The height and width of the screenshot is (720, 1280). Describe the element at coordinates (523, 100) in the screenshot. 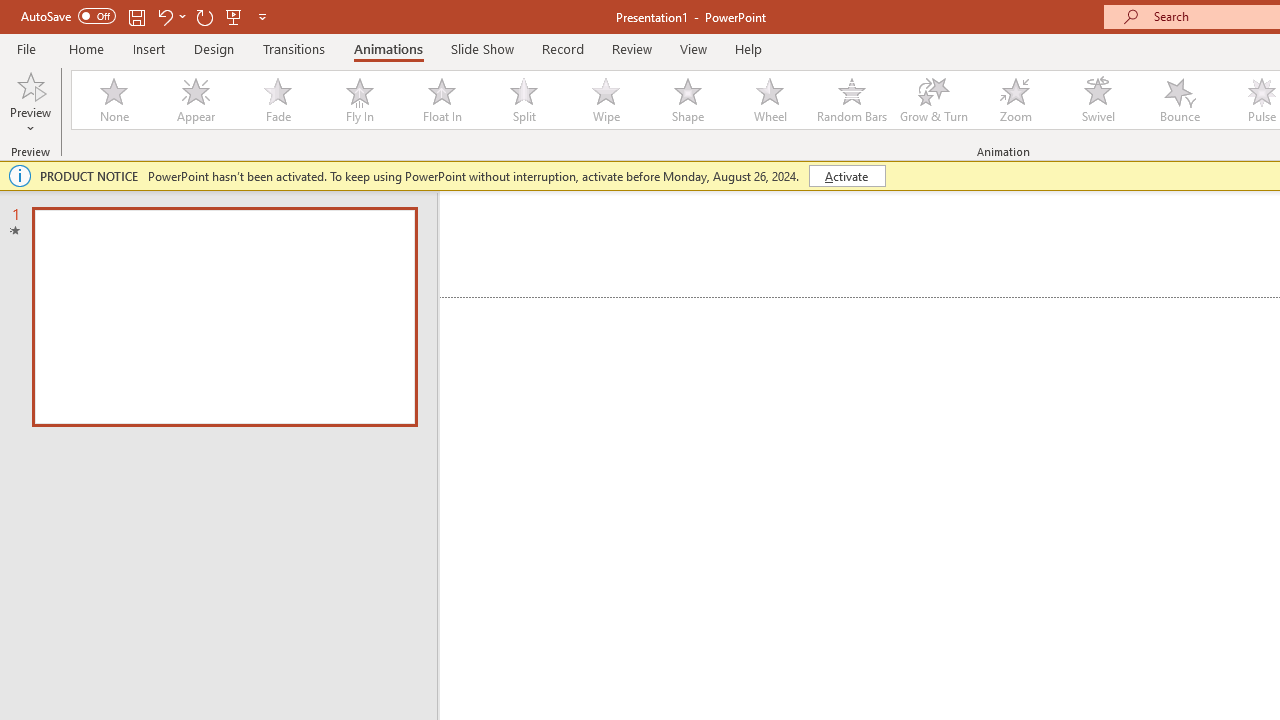

I see `'Split'` at that location.